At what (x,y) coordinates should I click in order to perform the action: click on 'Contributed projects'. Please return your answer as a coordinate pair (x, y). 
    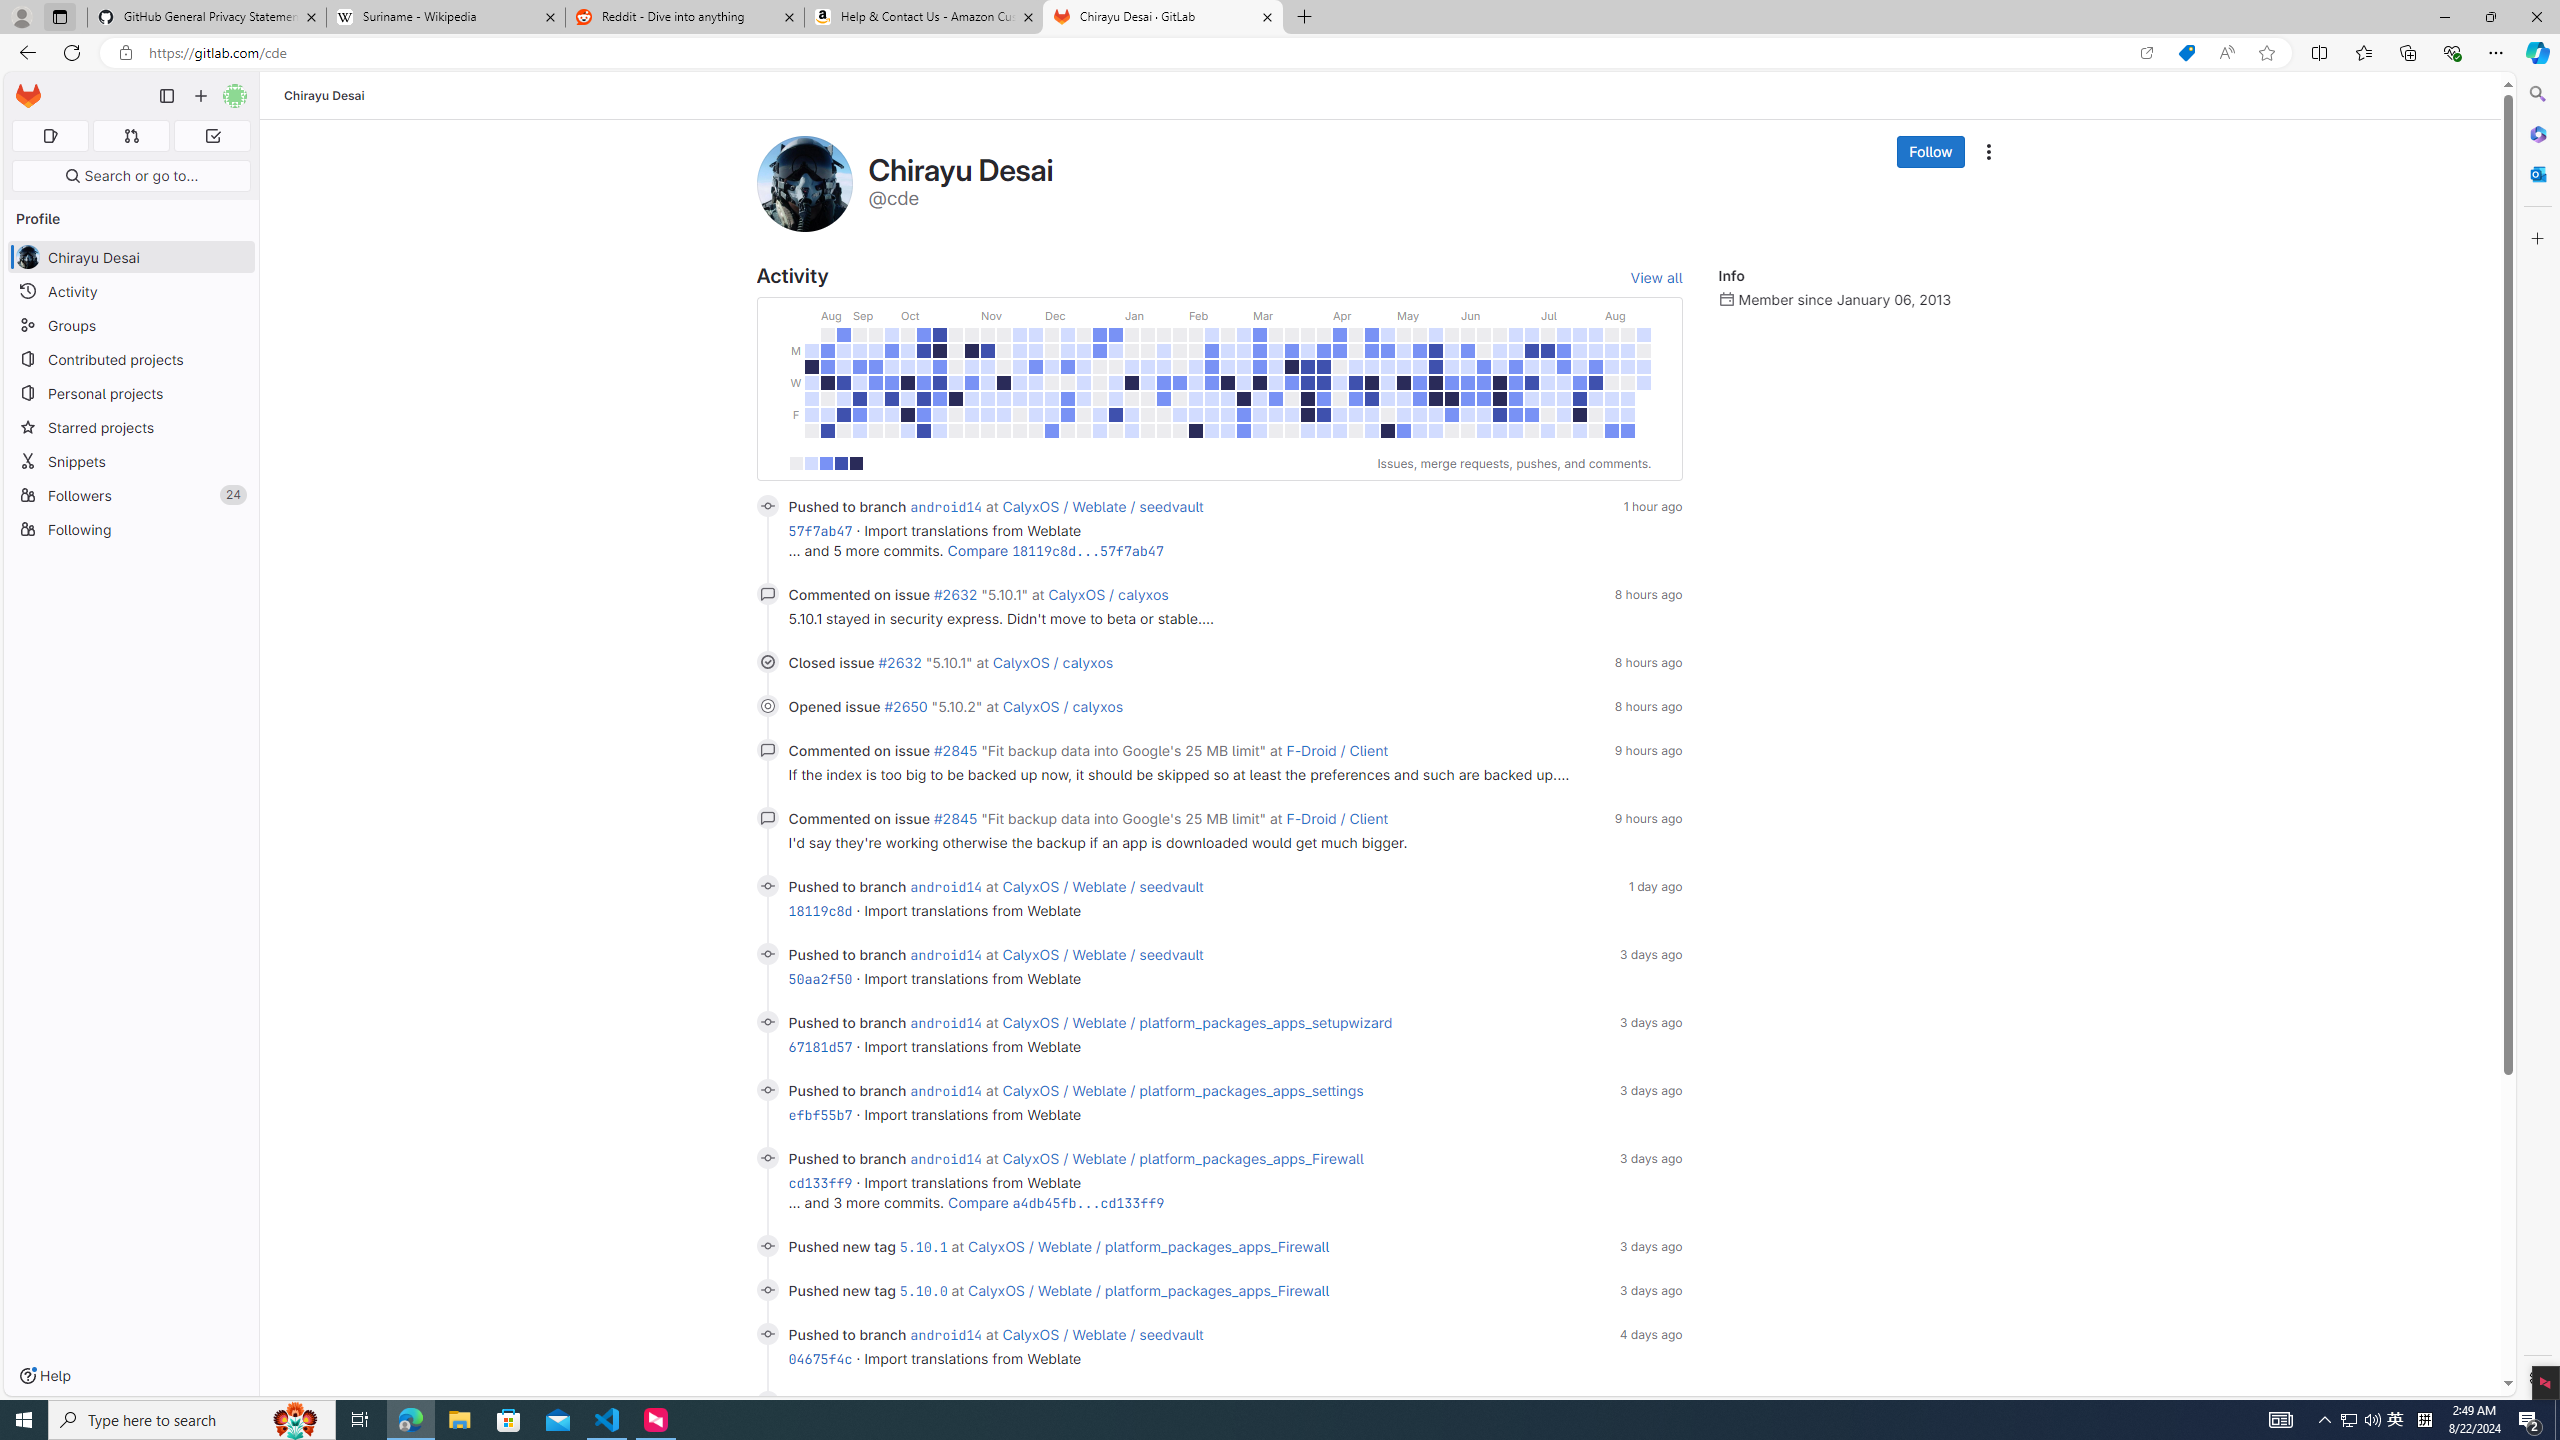
    Looking at the image, I should click on (130, 359).